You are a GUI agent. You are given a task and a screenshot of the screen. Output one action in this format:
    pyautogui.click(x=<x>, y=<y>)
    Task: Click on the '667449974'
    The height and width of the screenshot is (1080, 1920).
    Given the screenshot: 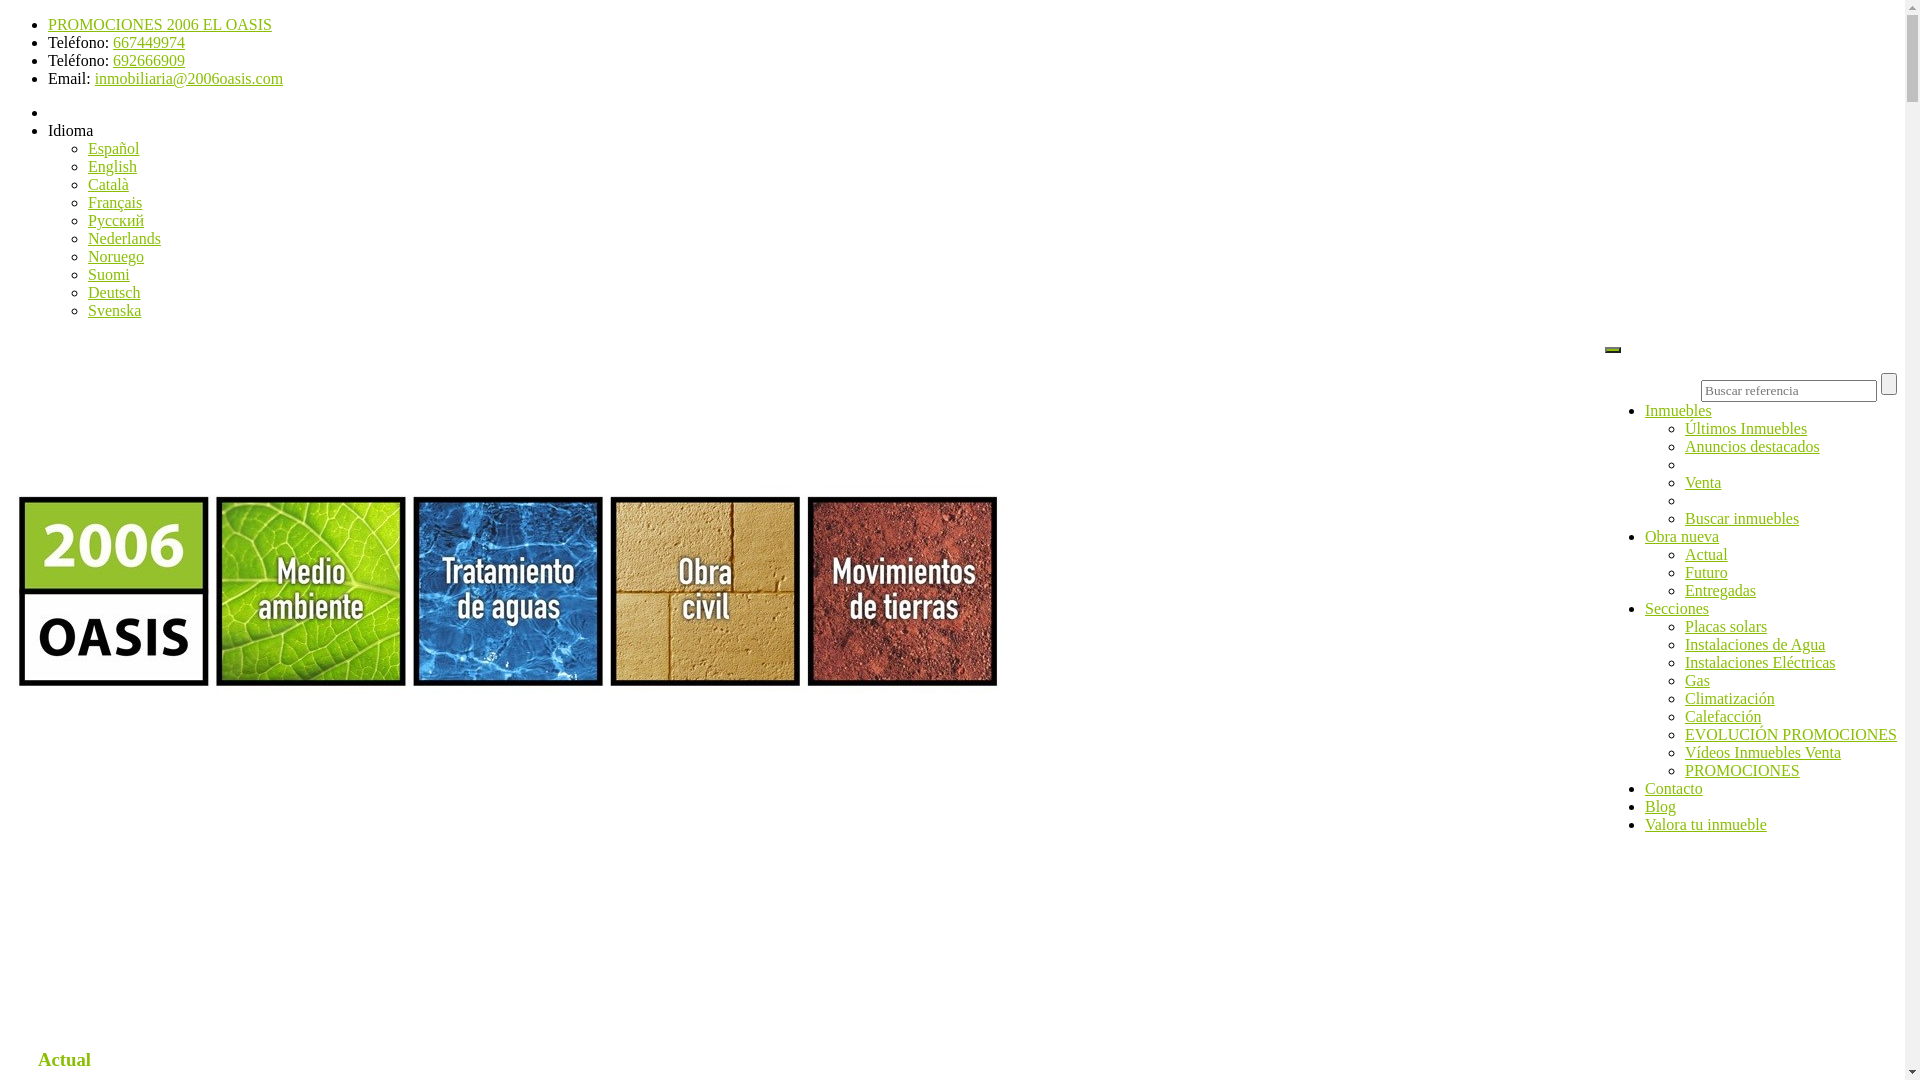 What is the action you would take?
    pyautogui.click(x=147, y=42)
    